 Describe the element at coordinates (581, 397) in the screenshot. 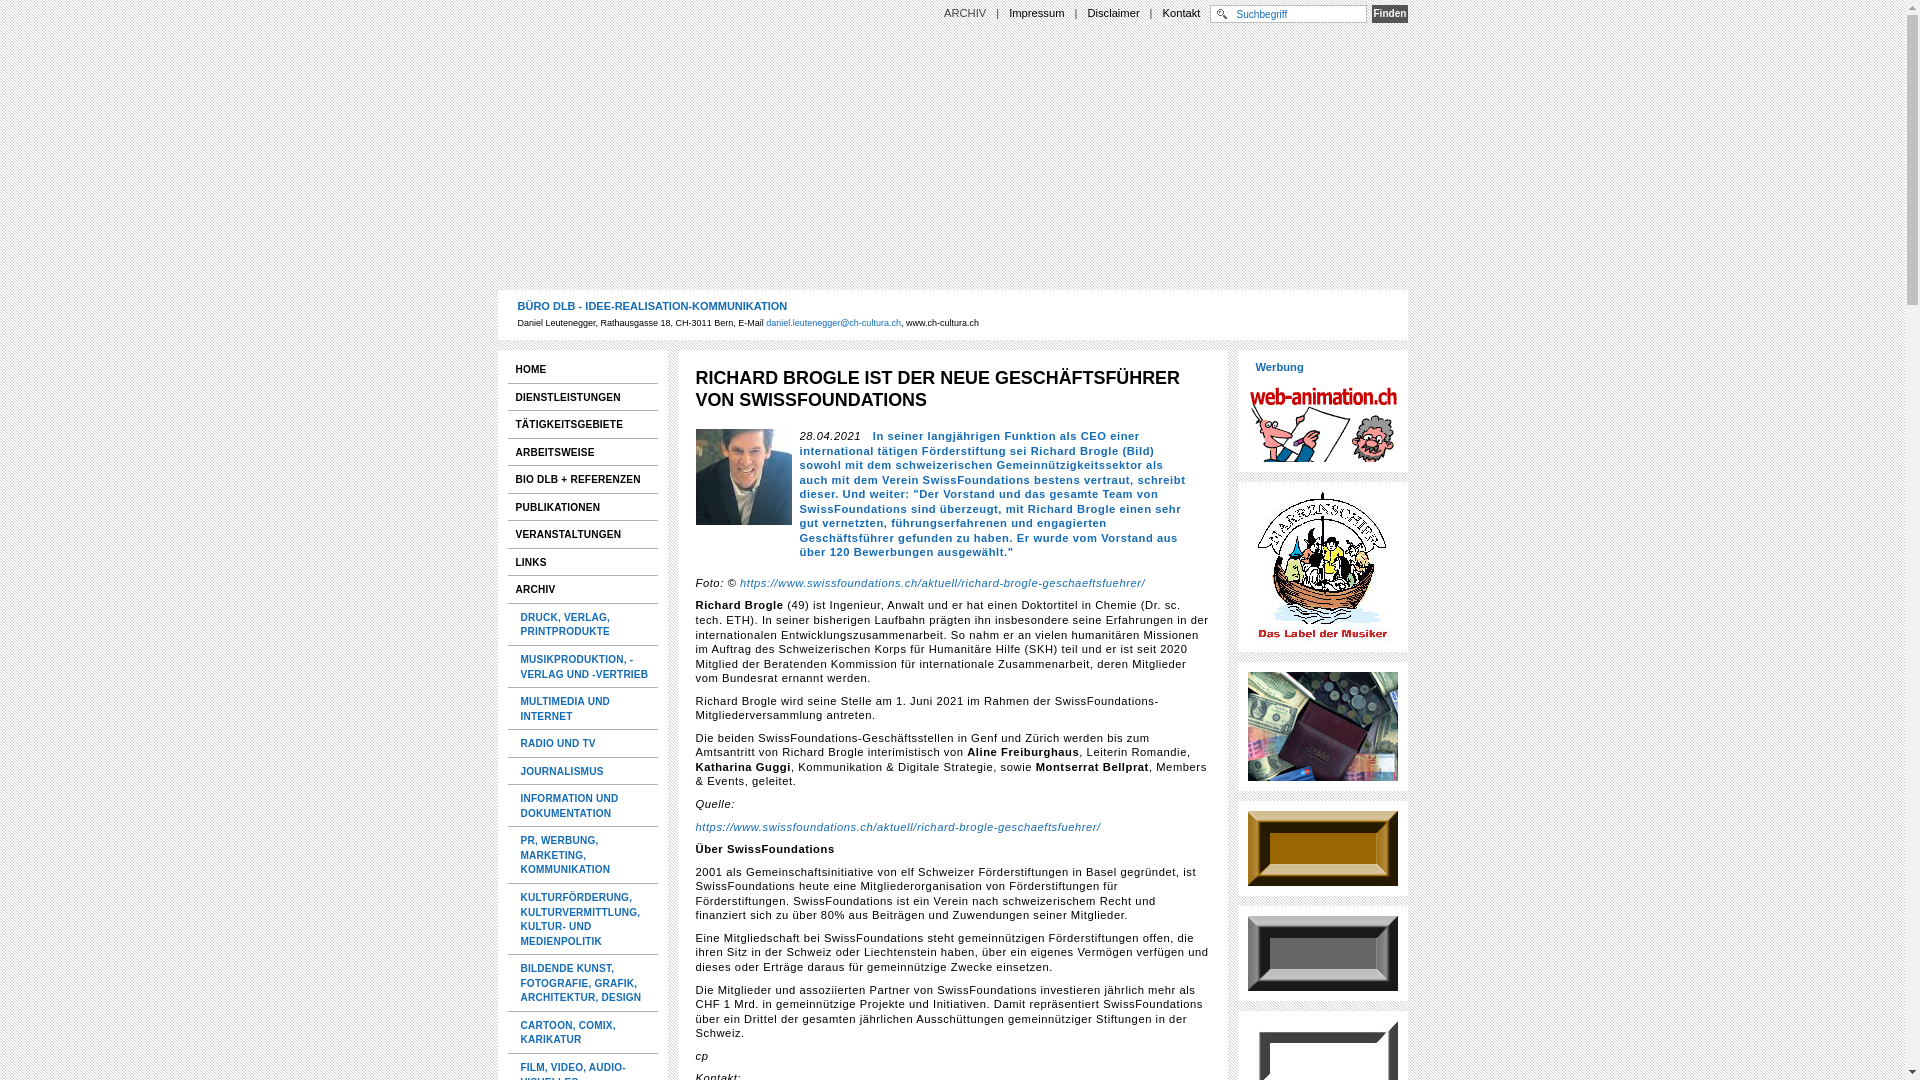

I see `'DIENSTLEISTUNGEN'` at that location.